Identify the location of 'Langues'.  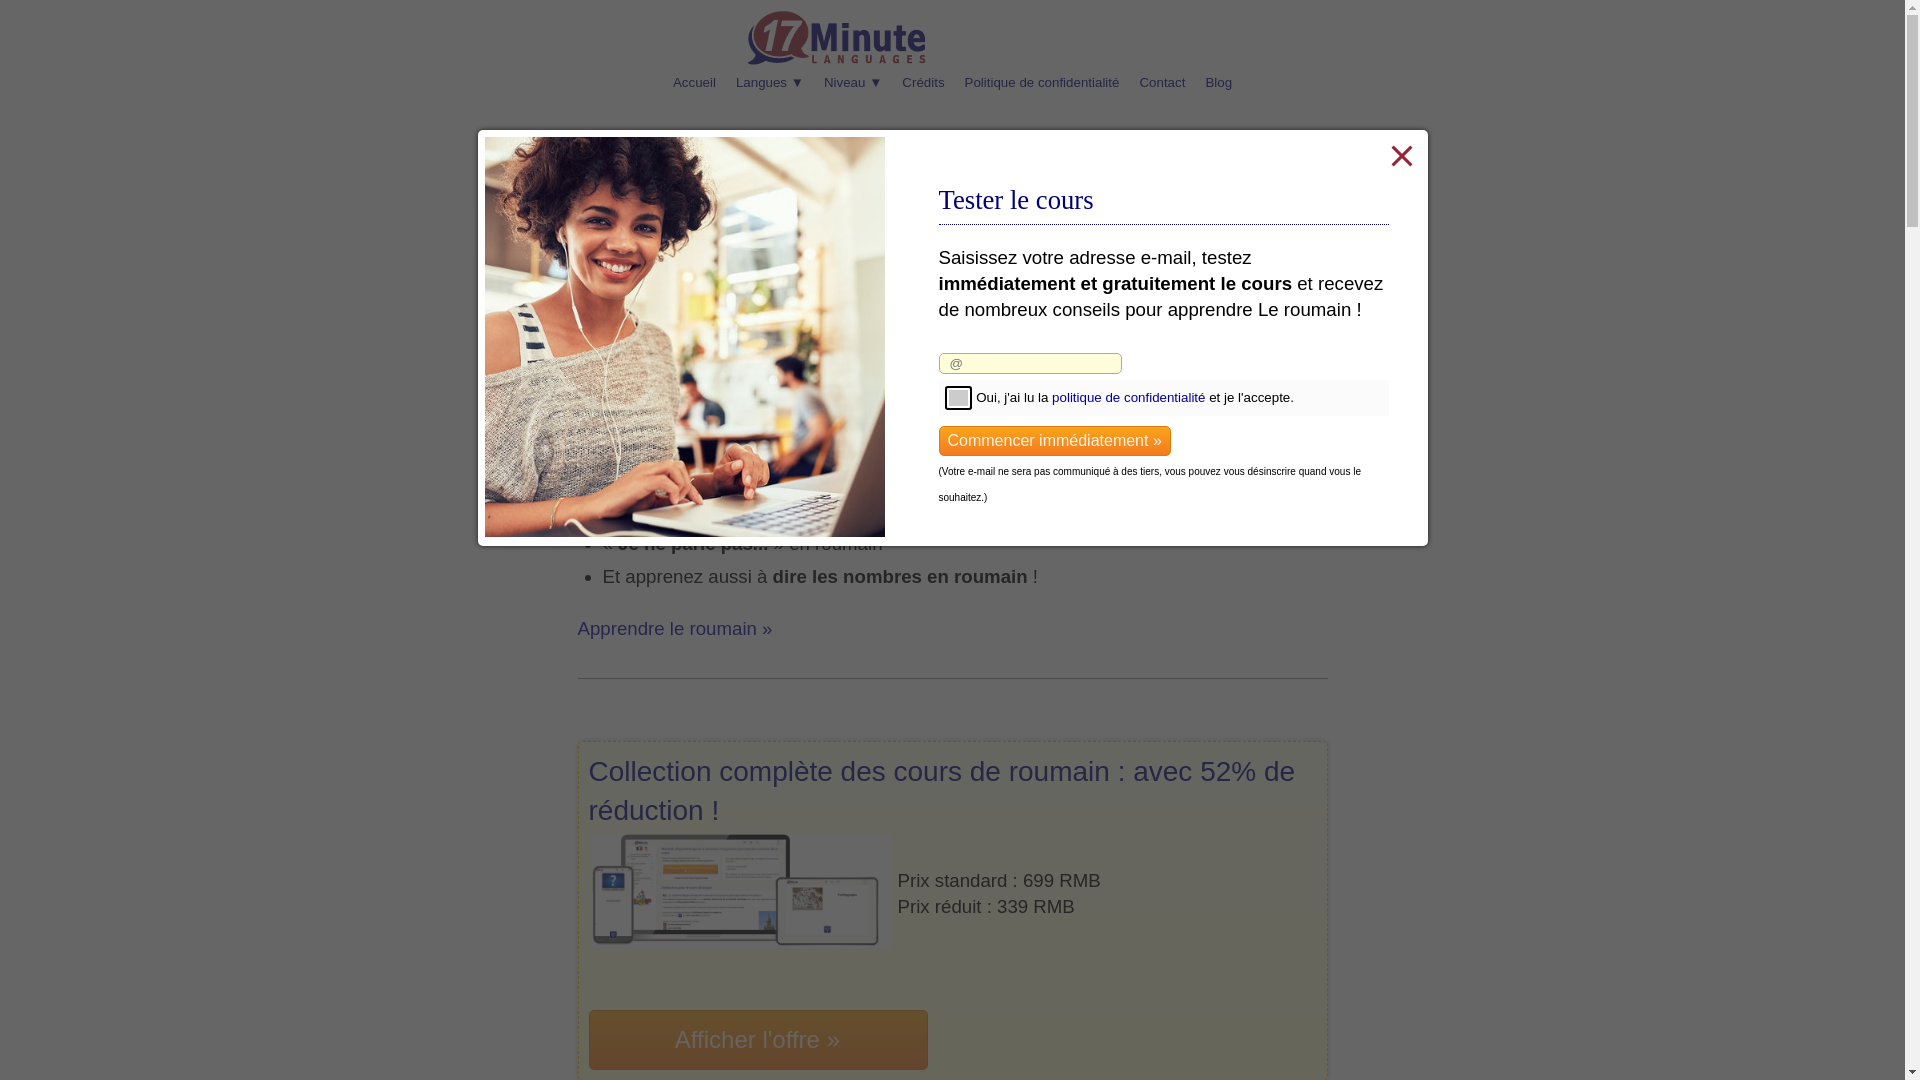
(768, 82).